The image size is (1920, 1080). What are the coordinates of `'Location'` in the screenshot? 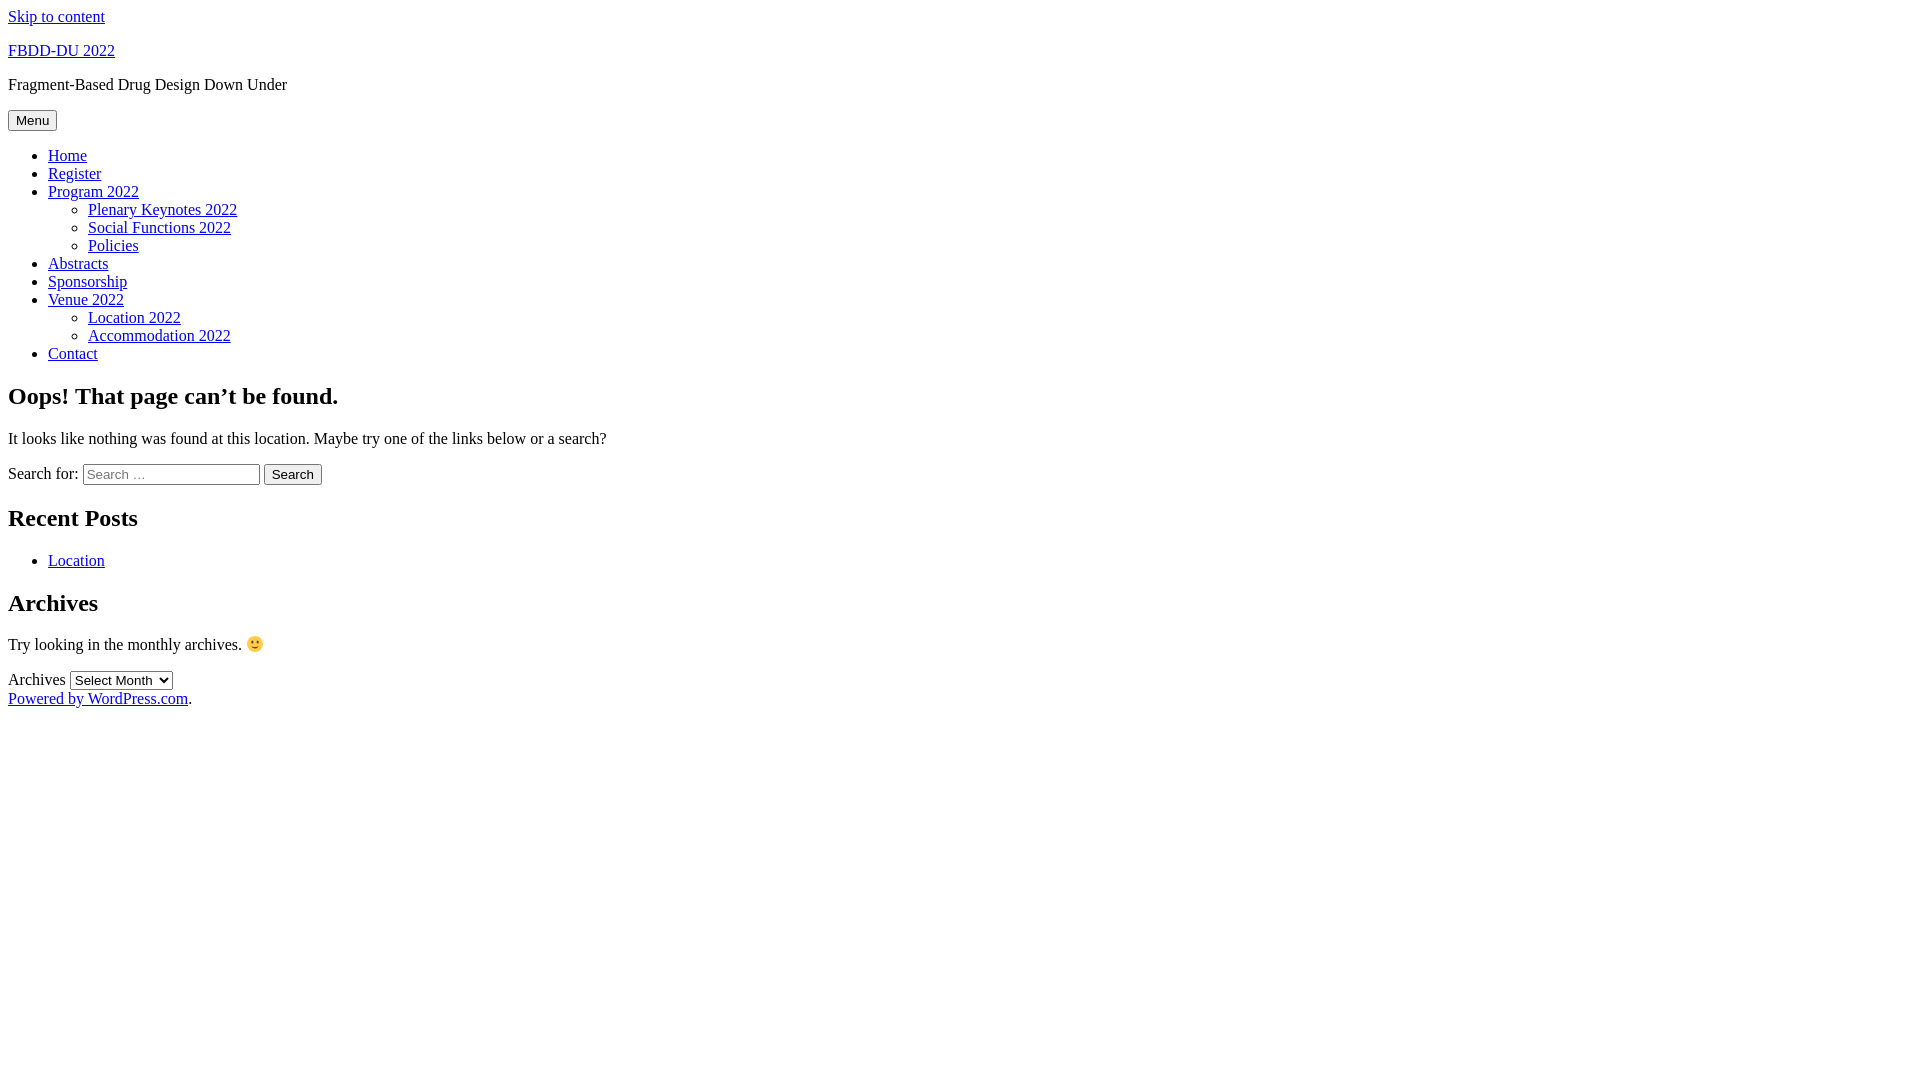 It's located at (76, 560).